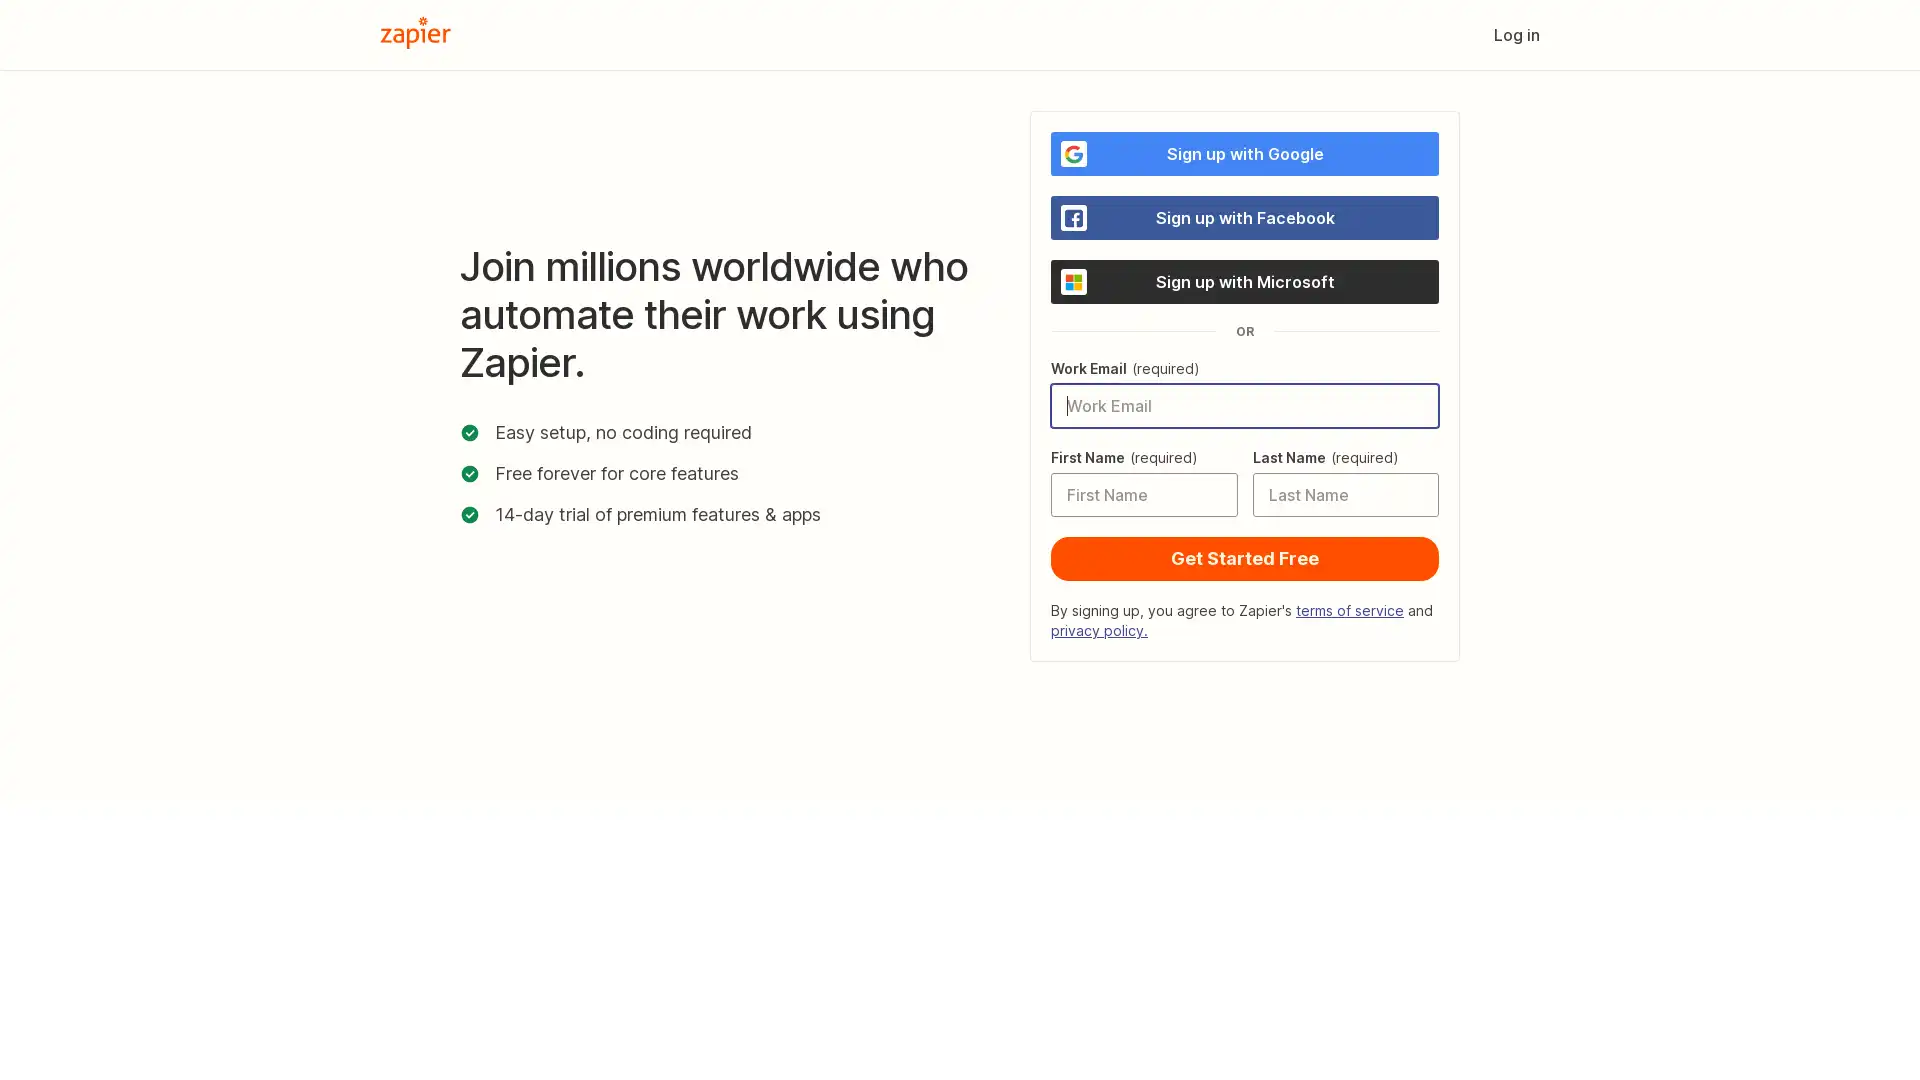 The height and width of the screenshot is (1080, 1920). I want to click on Microsoft Logo Sign up with Microsoft, so click(1243, 281).